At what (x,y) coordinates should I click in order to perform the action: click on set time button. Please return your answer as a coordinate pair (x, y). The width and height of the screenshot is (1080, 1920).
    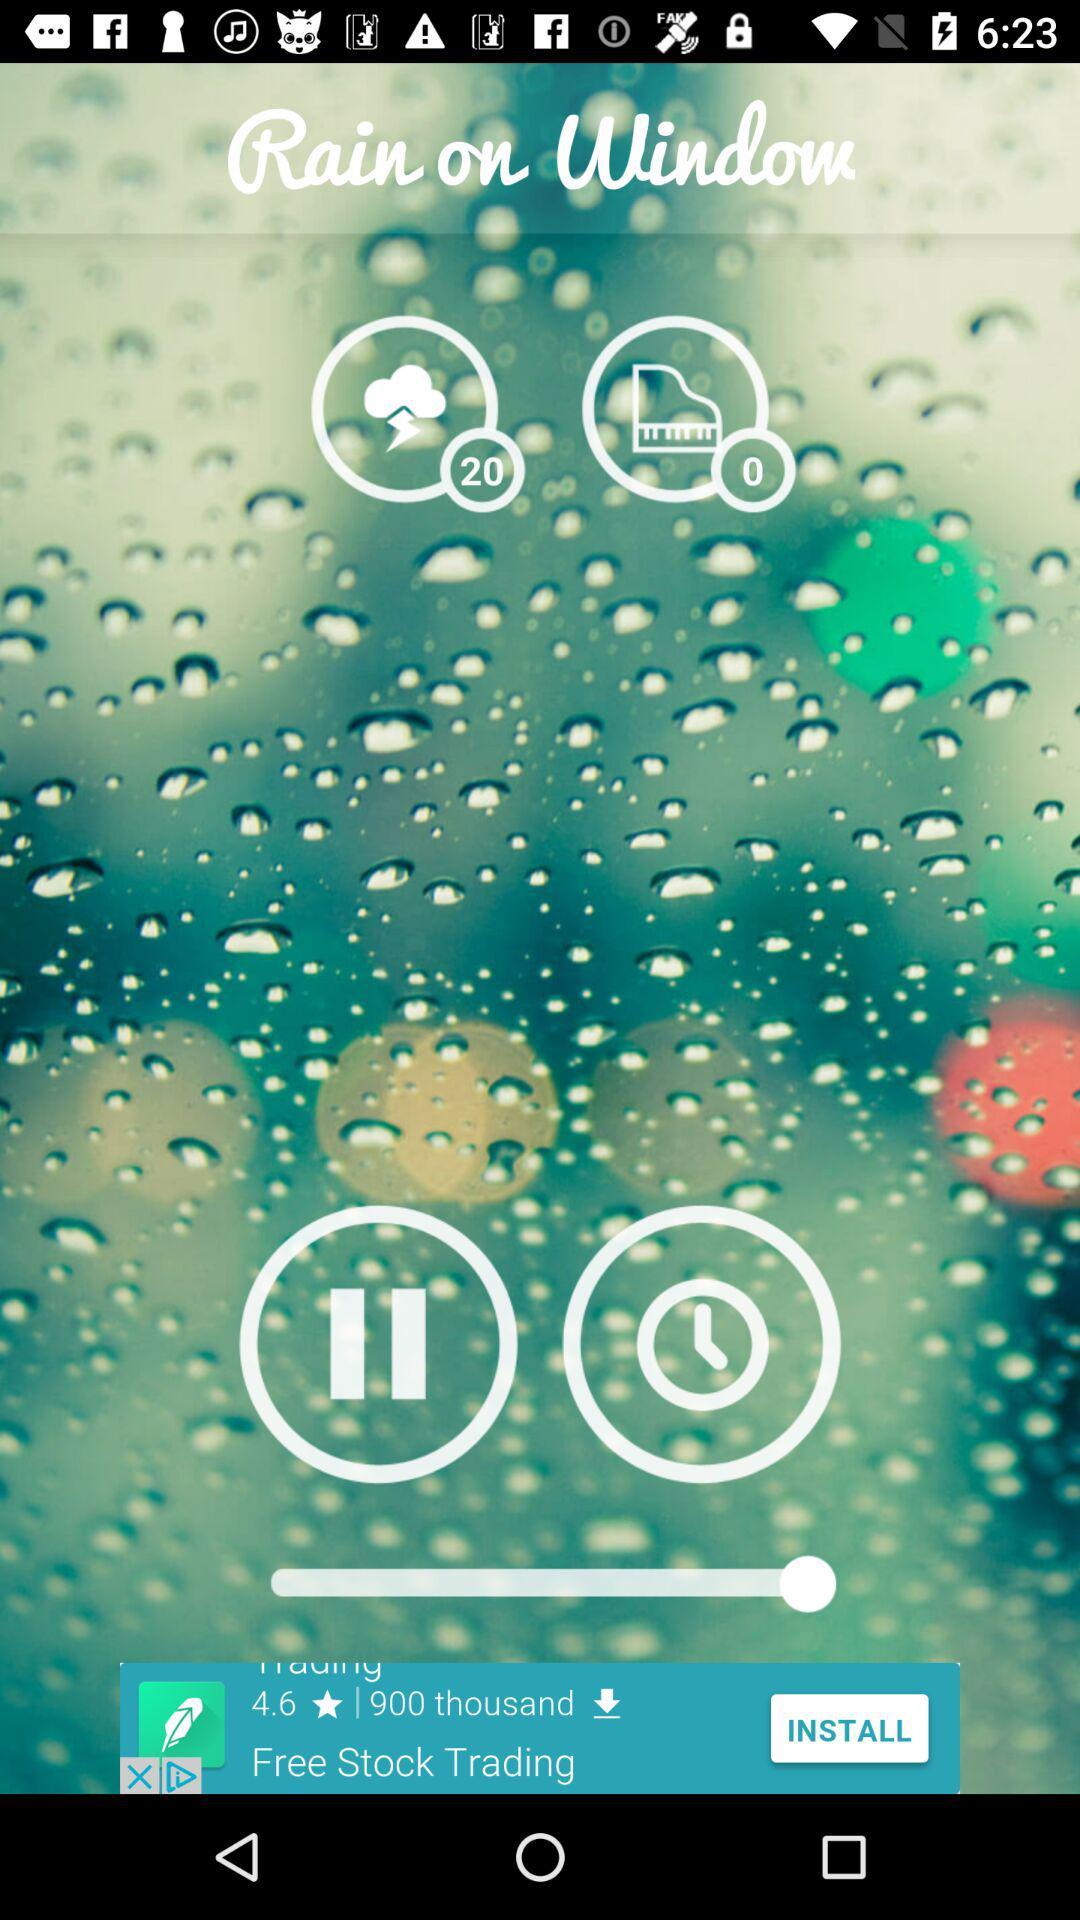
    Looking at the image, I should click on (700, 1343).